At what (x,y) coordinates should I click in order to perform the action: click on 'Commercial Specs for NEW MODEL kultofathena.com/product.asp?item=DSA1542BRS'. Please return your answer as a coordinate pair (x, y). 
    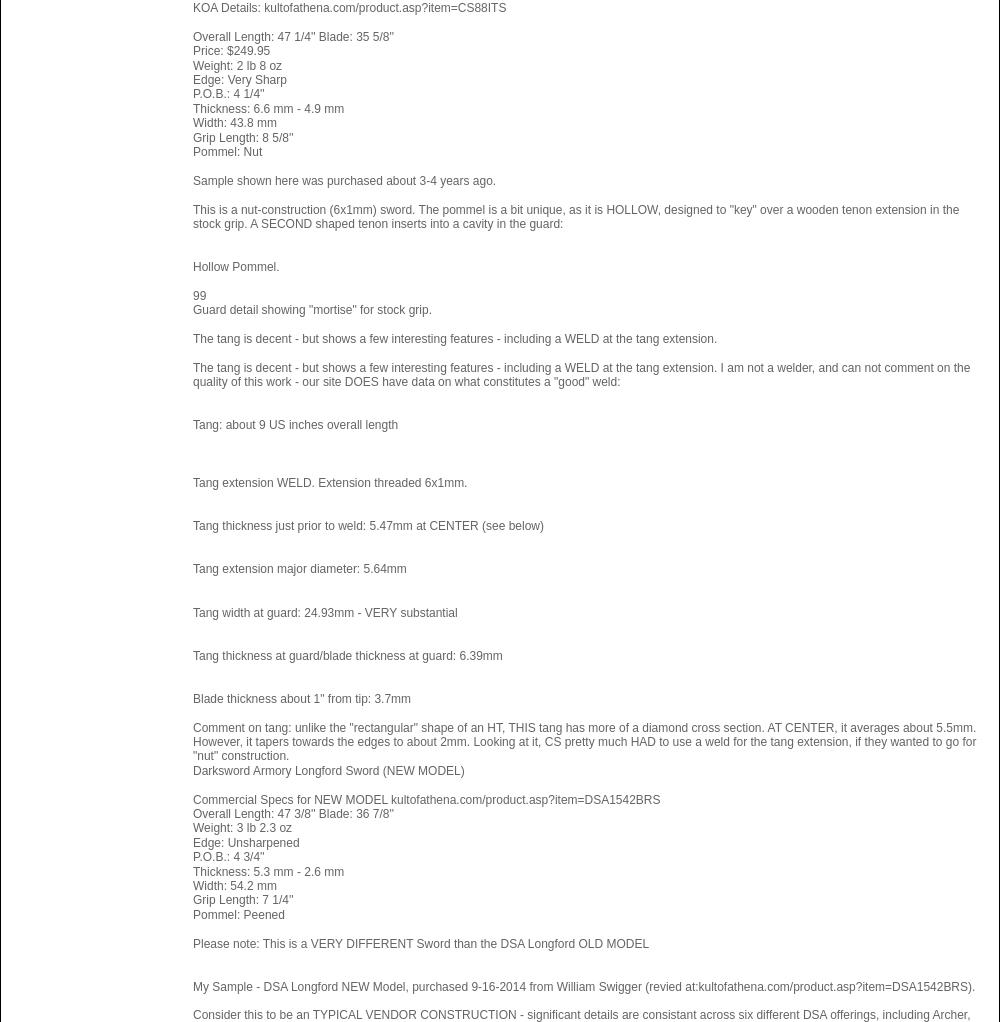
    Looking at the image, I should click on (426, 798).